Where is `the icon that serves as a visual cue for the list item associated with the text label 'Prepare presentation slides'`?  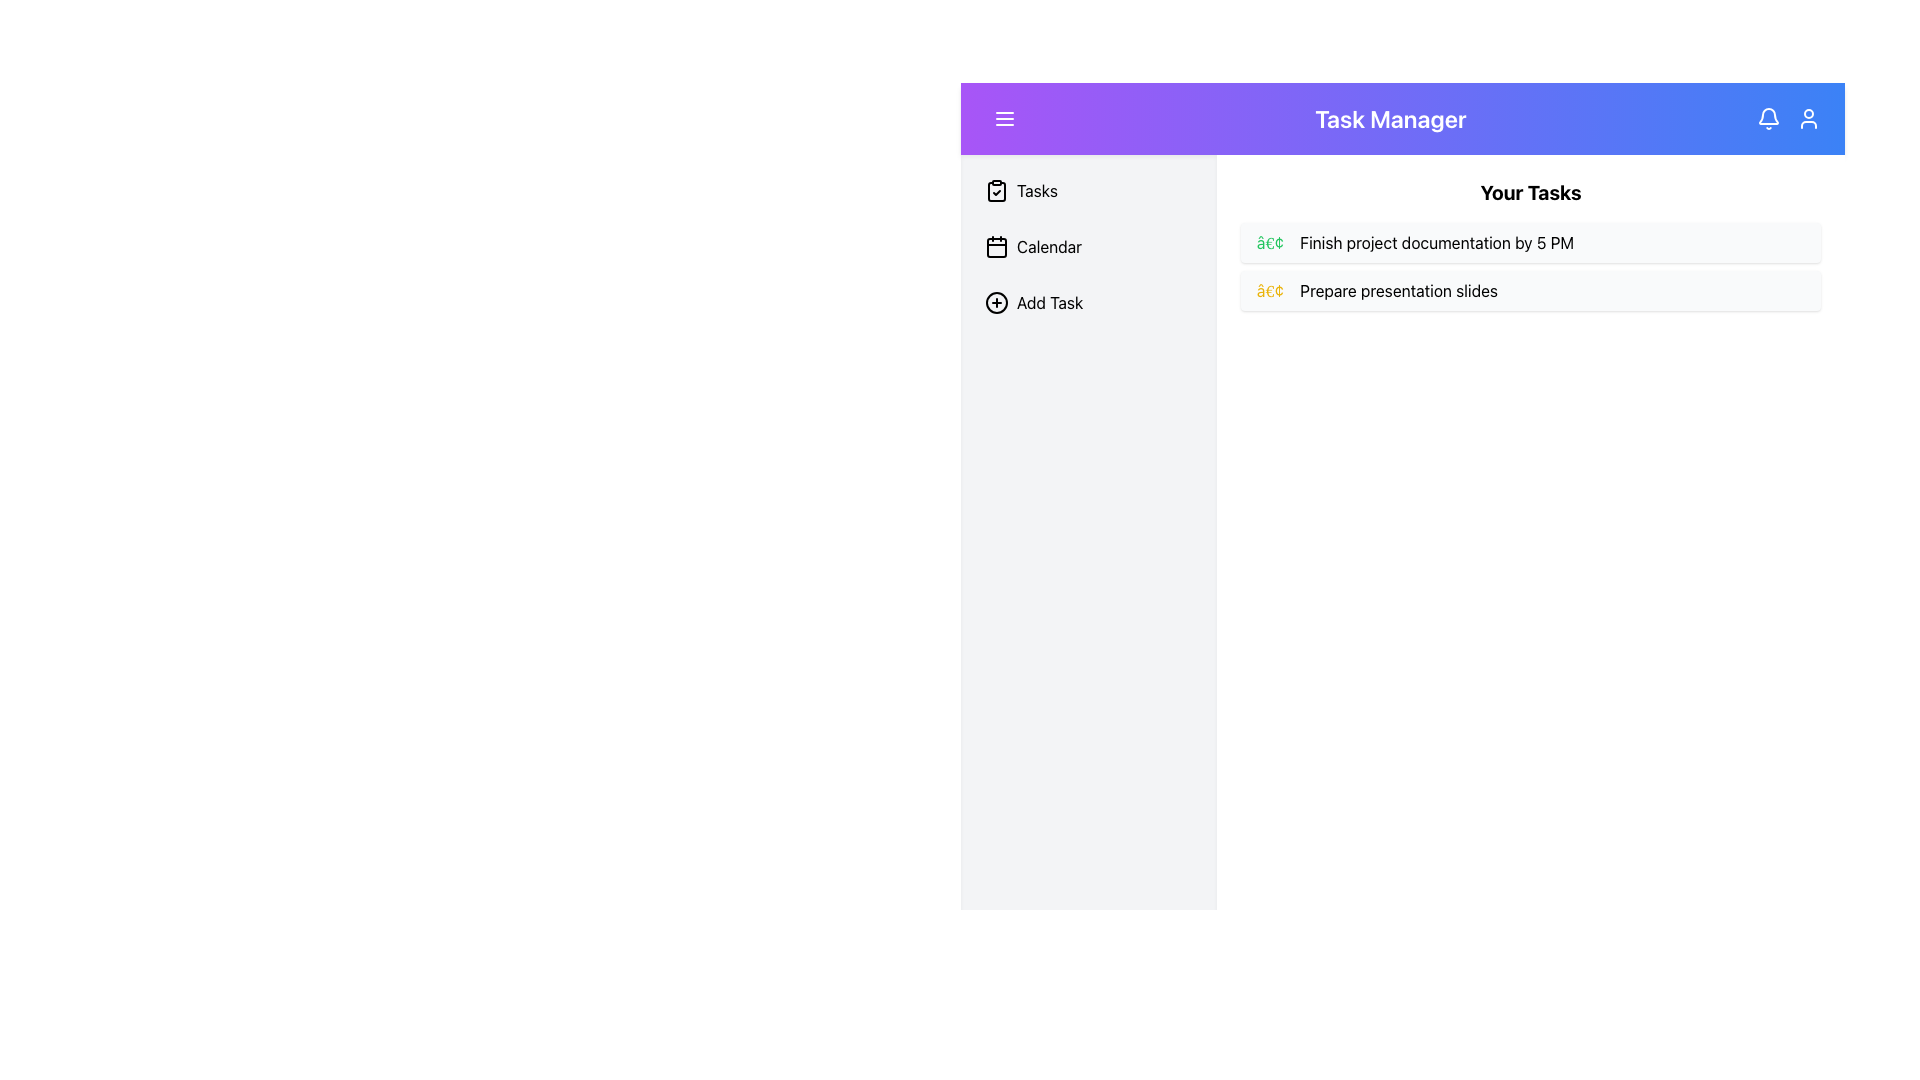
the icon that serves as a visual cue for the list item associated with the text label 'Prepare presentation slides' is located at coordinates (1269, 290).